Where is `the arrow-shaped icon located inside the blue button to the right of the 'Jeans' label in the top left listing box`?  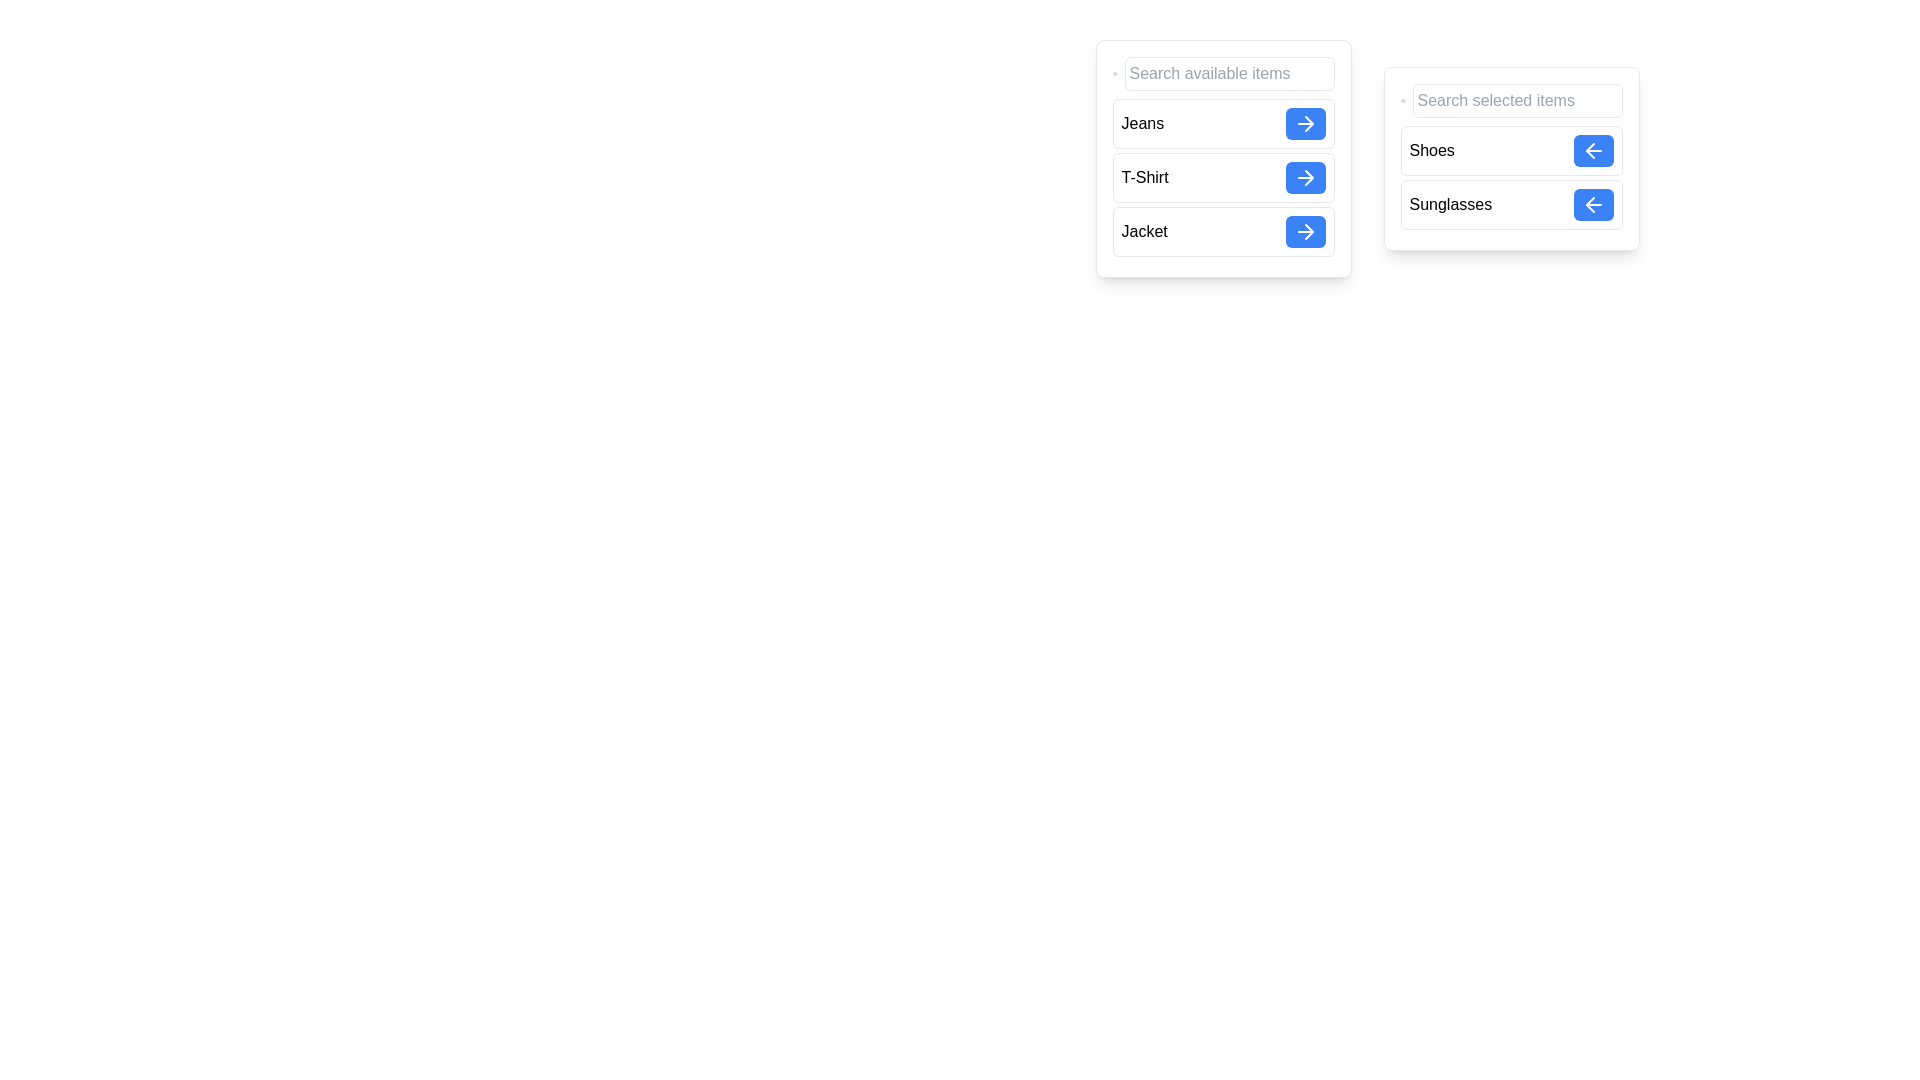 the arrow-shaped icon located inside the blue button to the right of the 'Jeans' label in the top left listing box is located at coordinates (1309, 123).